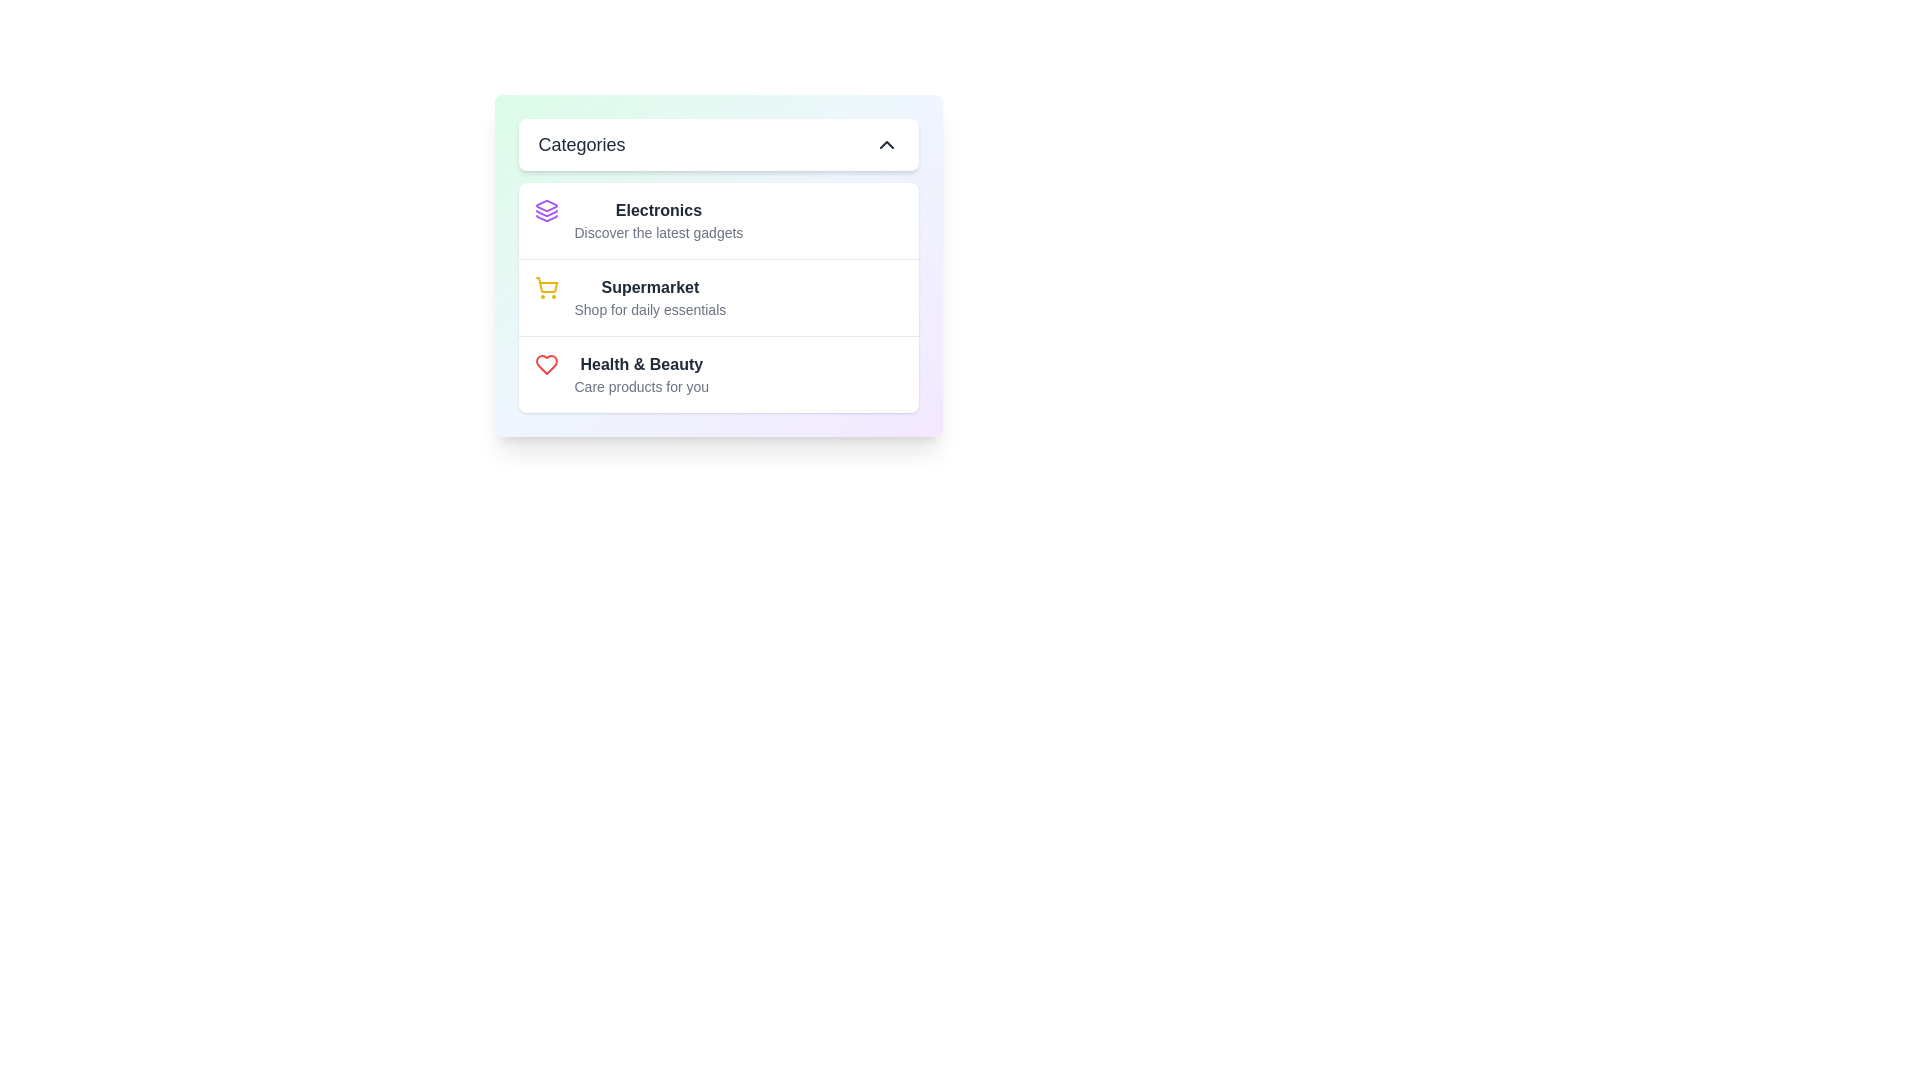 The image size is (1920, 1080). Describe the element at coordinates (718, 144) in the screenshot. I see `the 'Categories' button, which has a white background, rounded corners, and a shadow effect, to trigger hover effects` at that location.